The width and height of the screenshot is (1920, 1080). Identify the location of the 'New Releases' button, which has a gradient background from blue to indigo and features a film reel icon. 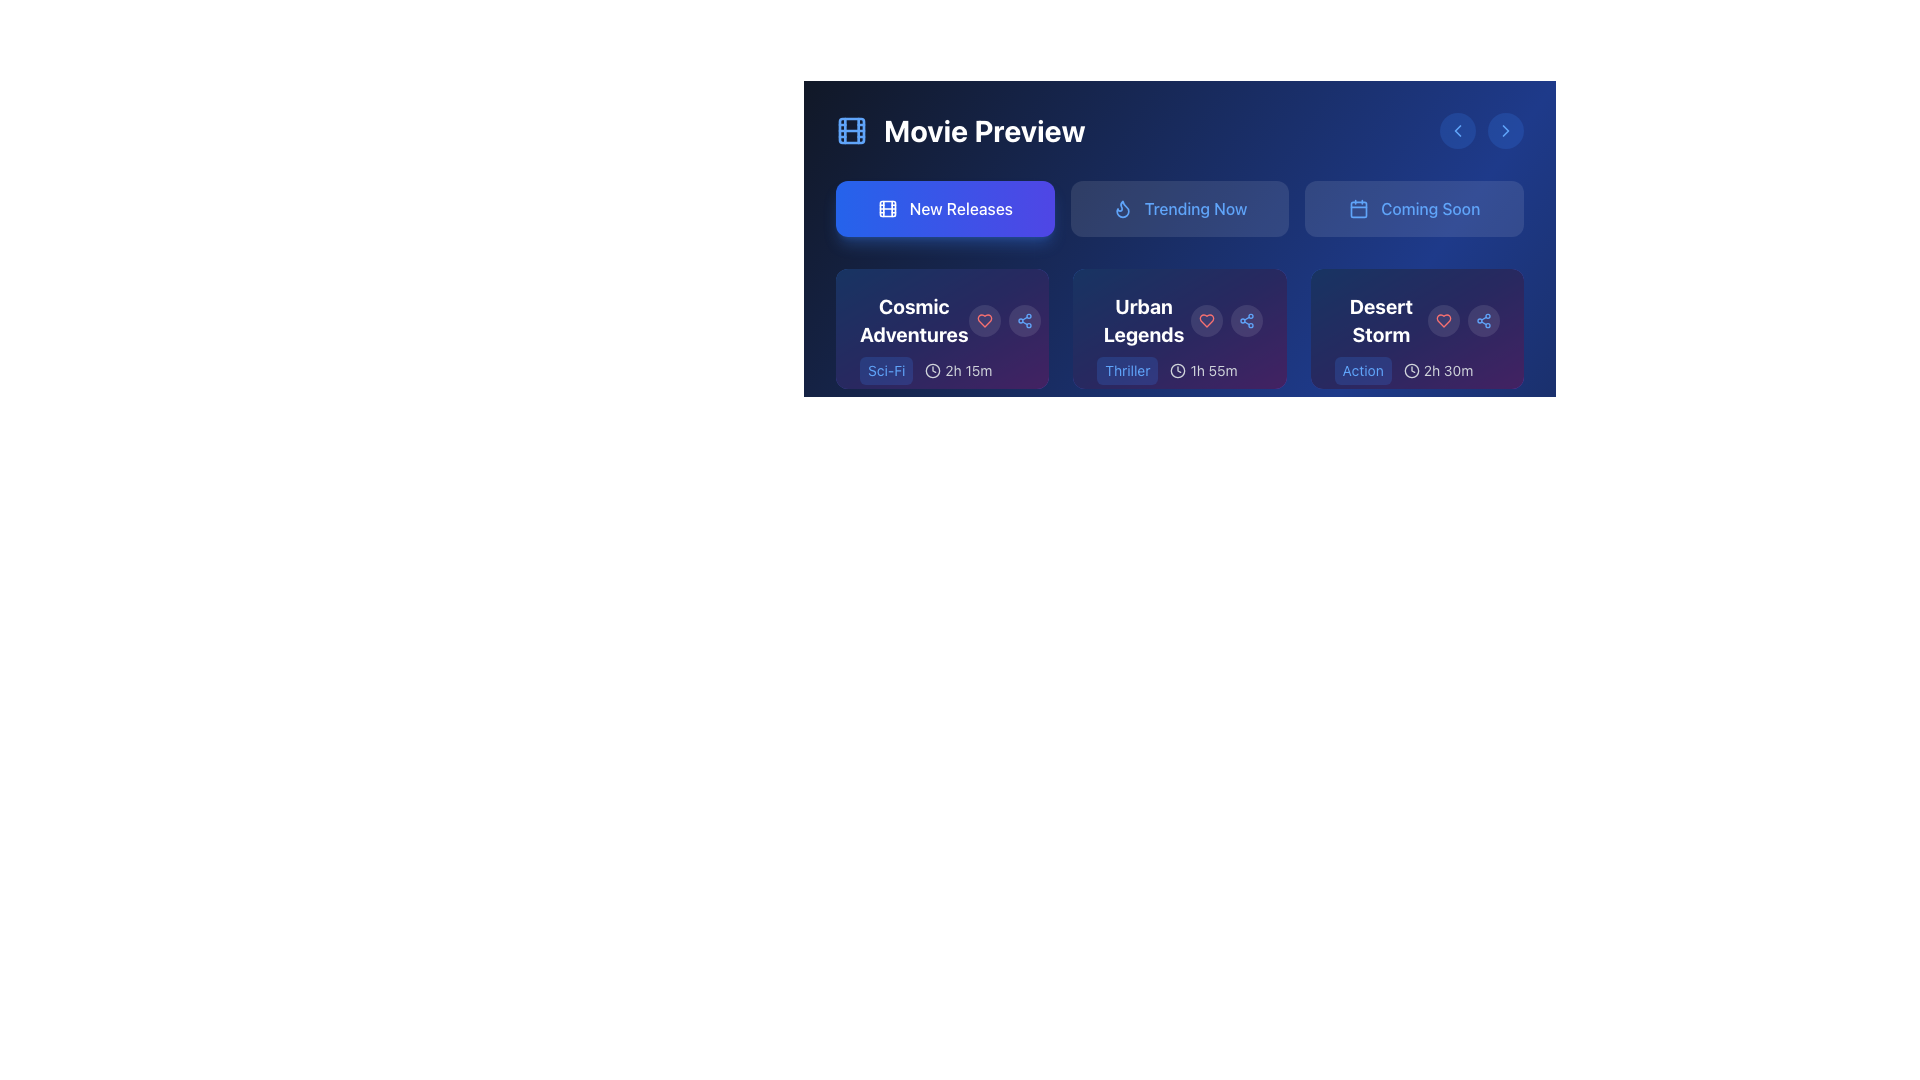
(944, 208).